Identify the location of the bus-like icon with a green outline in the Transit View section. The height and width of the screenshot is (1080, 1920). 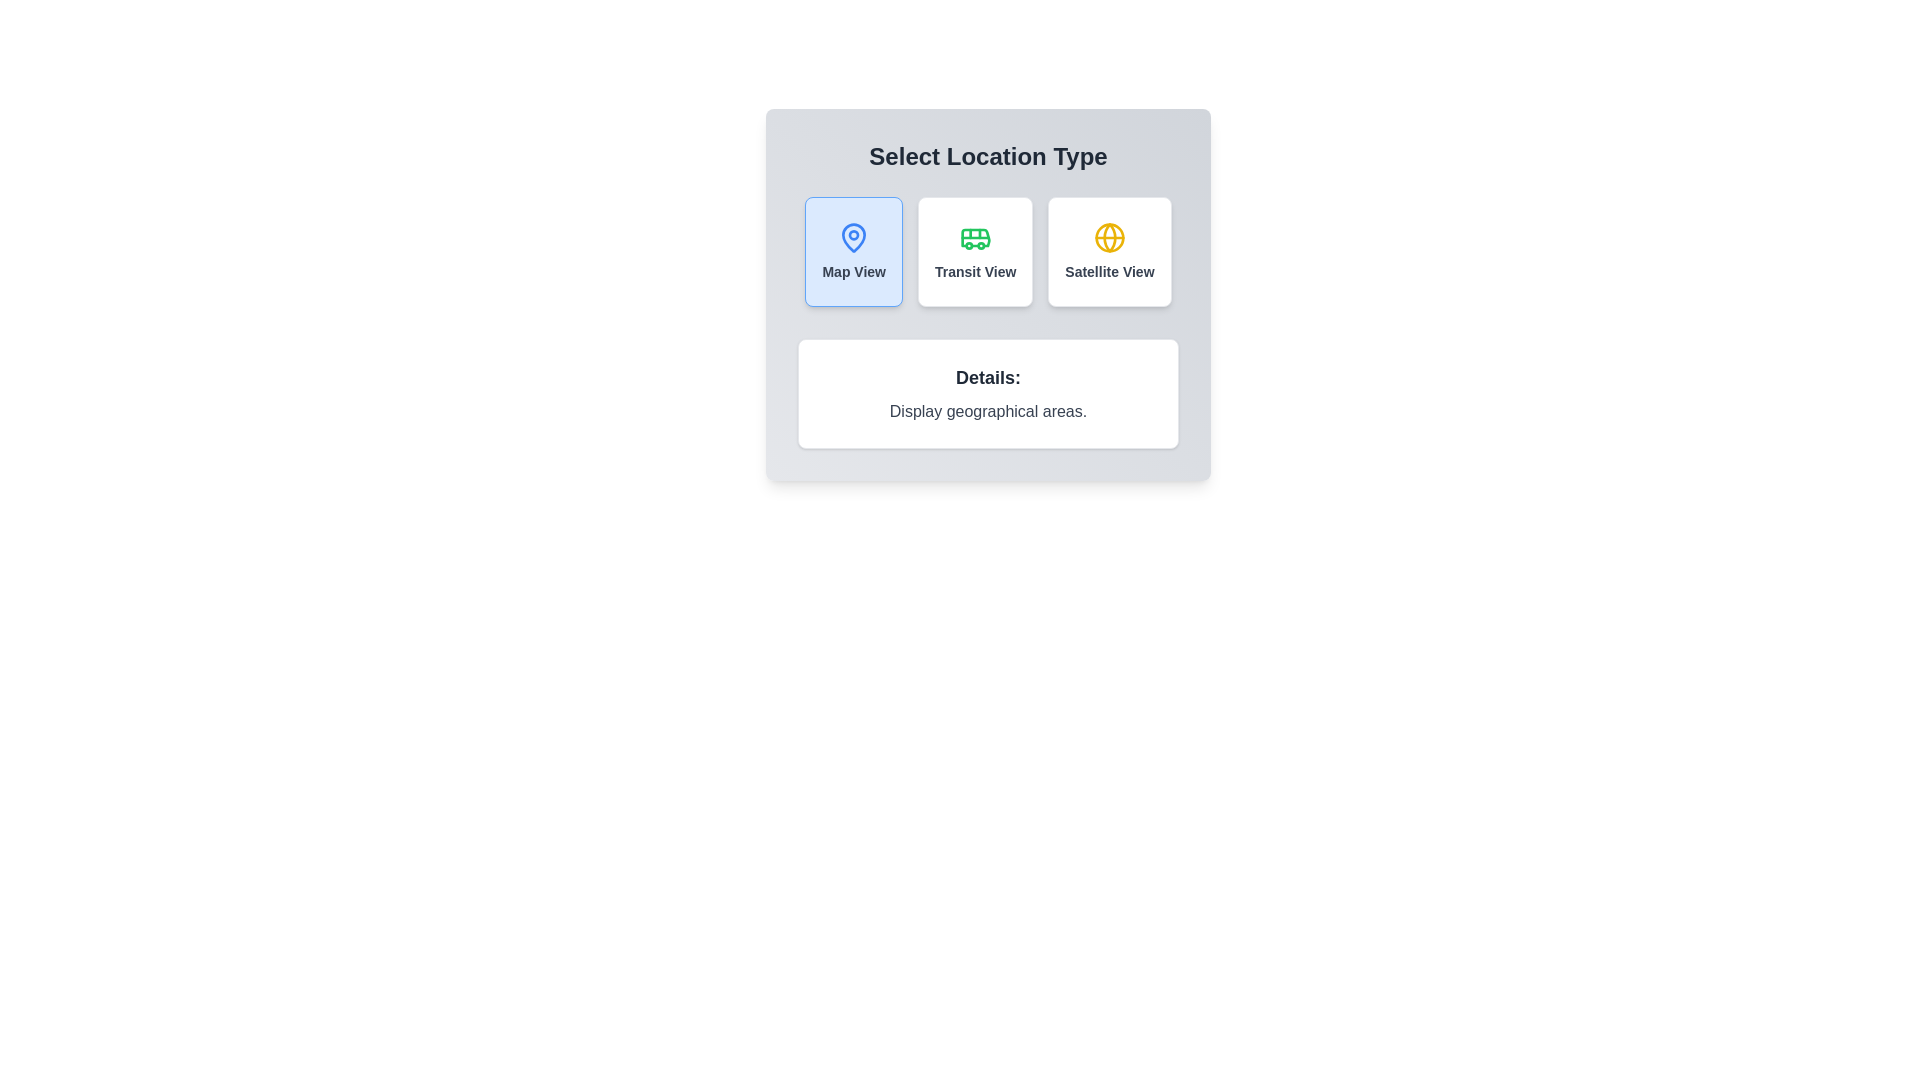
(975, 237).